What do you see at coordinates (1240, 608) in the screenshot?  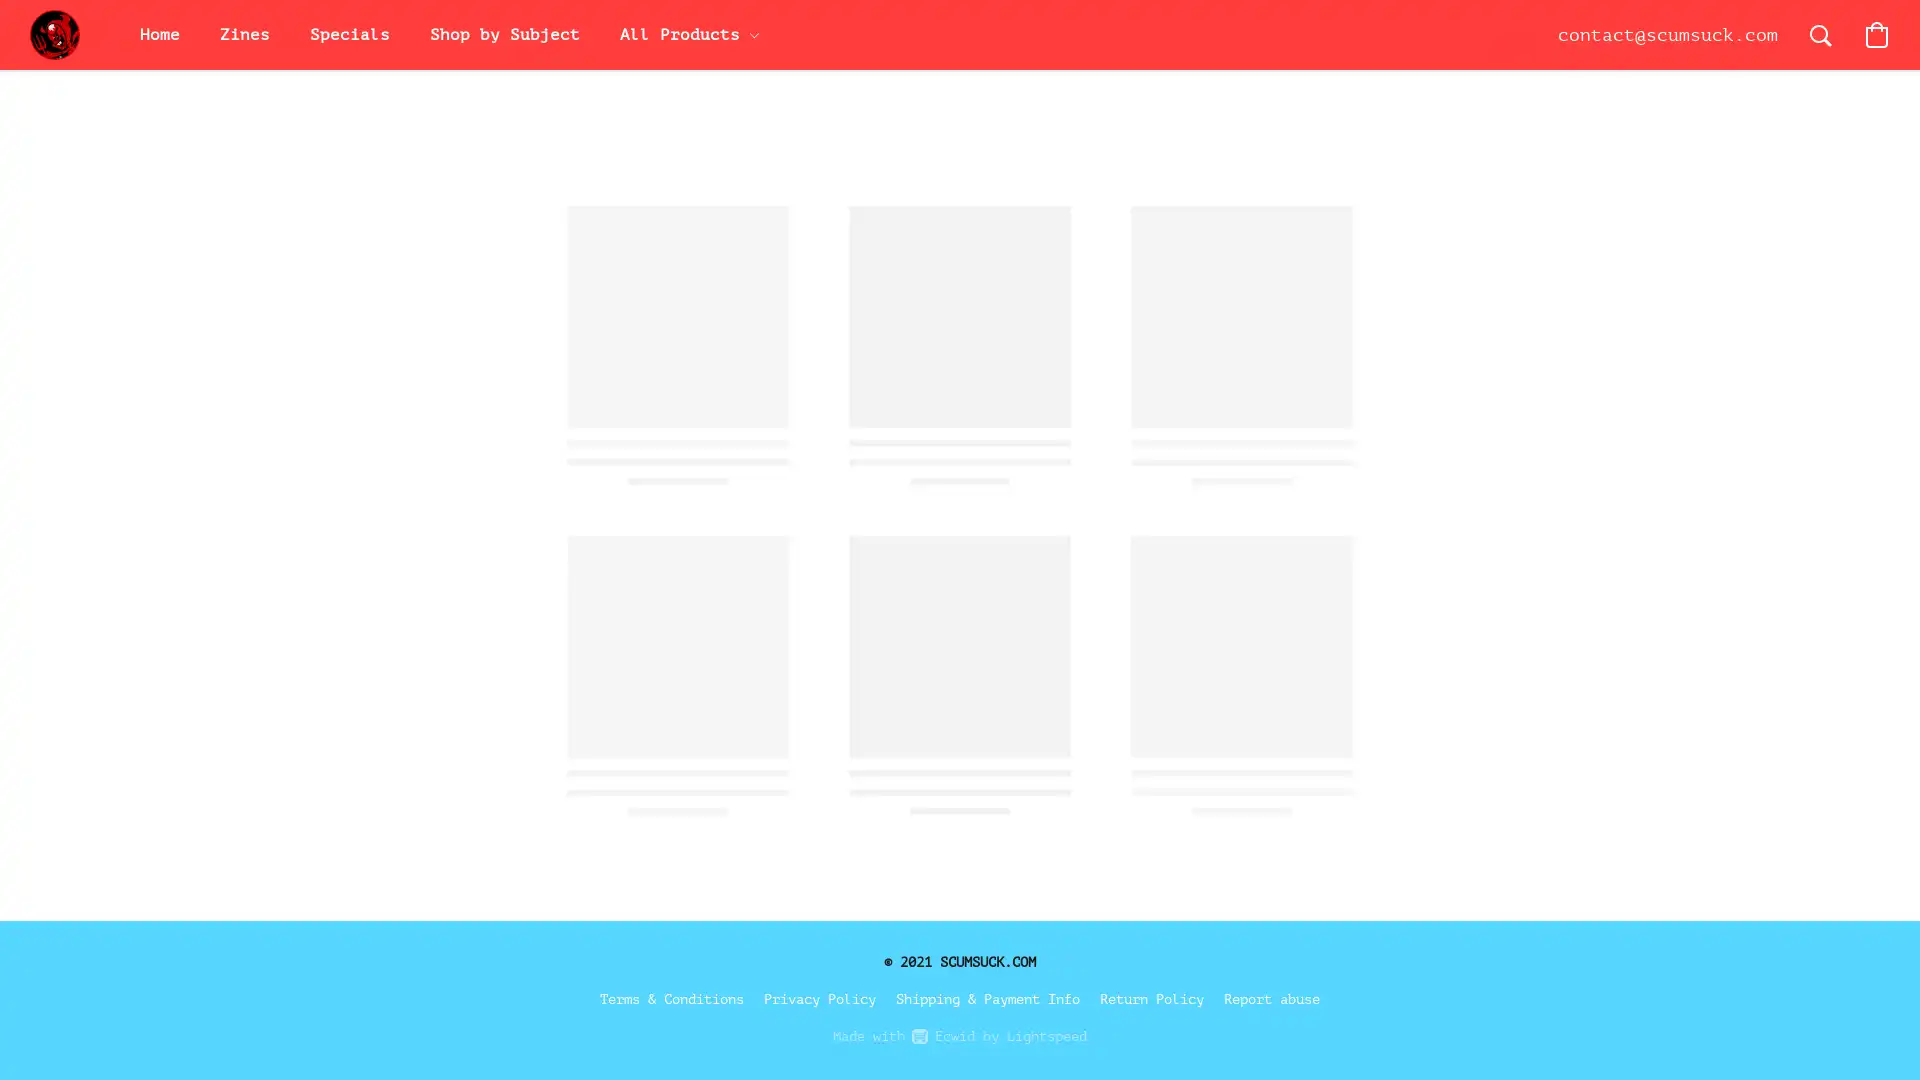 I see `Save this product for later` at bounding box center [1240, 608].